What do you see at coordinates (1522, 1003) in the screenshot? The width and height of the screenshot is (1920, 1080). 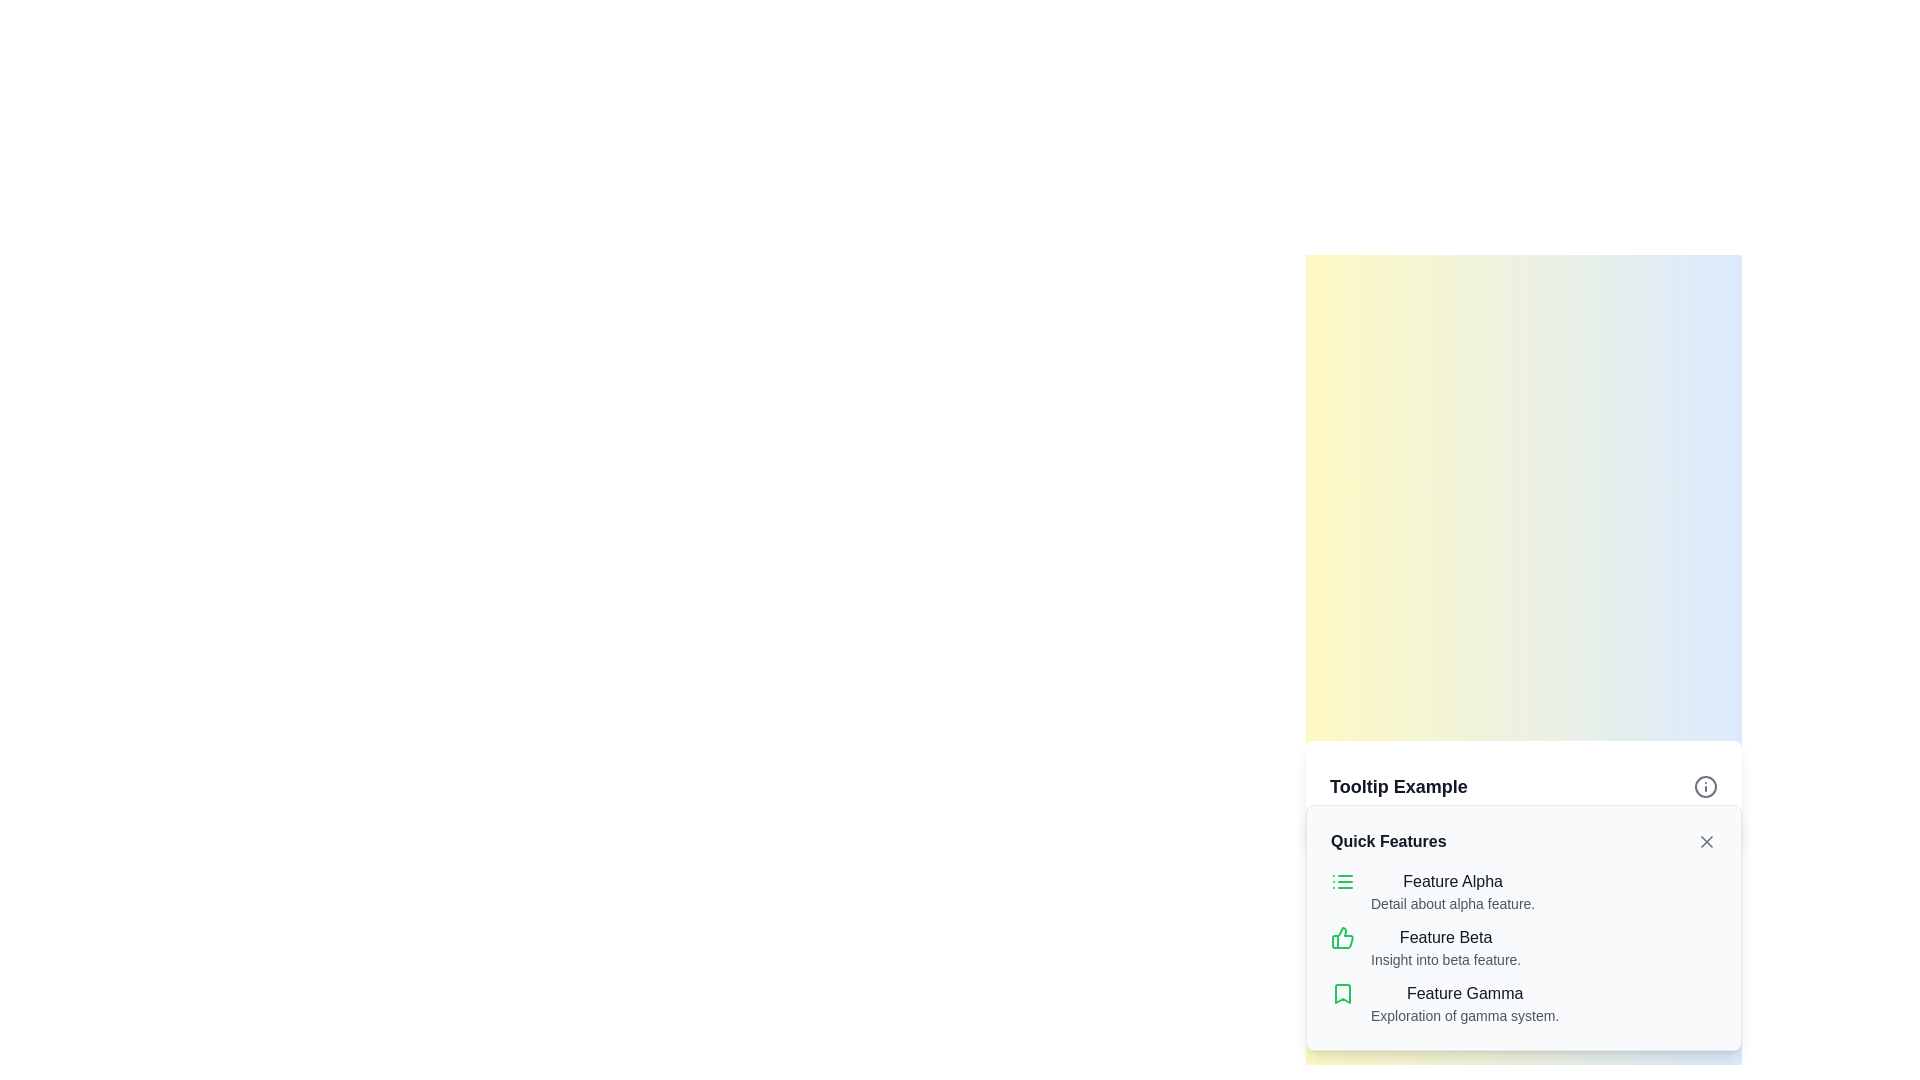 I see `the text block containing the bold title 'Feature Gamma' and the subtitle 'Exploration of gamma system.', which is located at the bottom of the feature list` at bounding box center [1522, 1003].